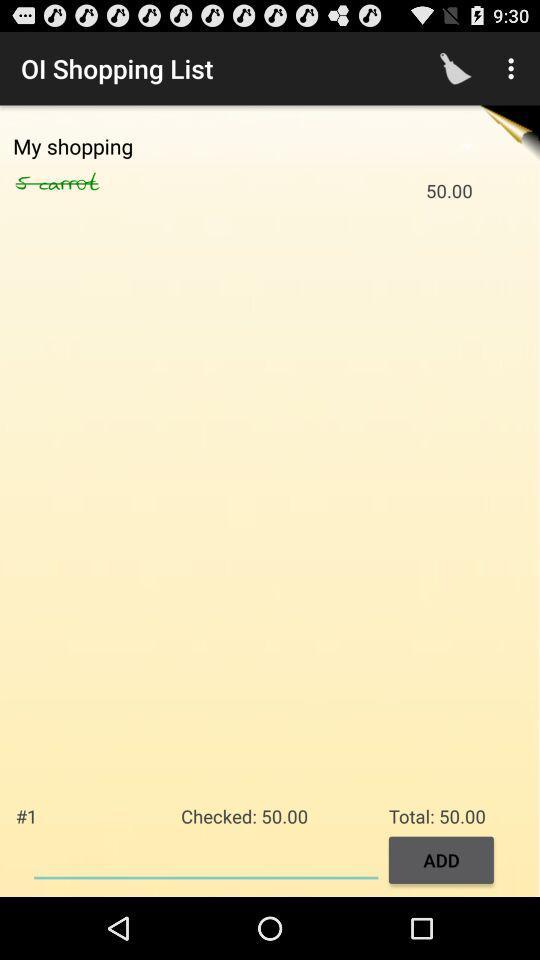  Describe the element at coordinates (26, 183) in the screenshot. I see `the app to the left of the carrot  icon` at that location.